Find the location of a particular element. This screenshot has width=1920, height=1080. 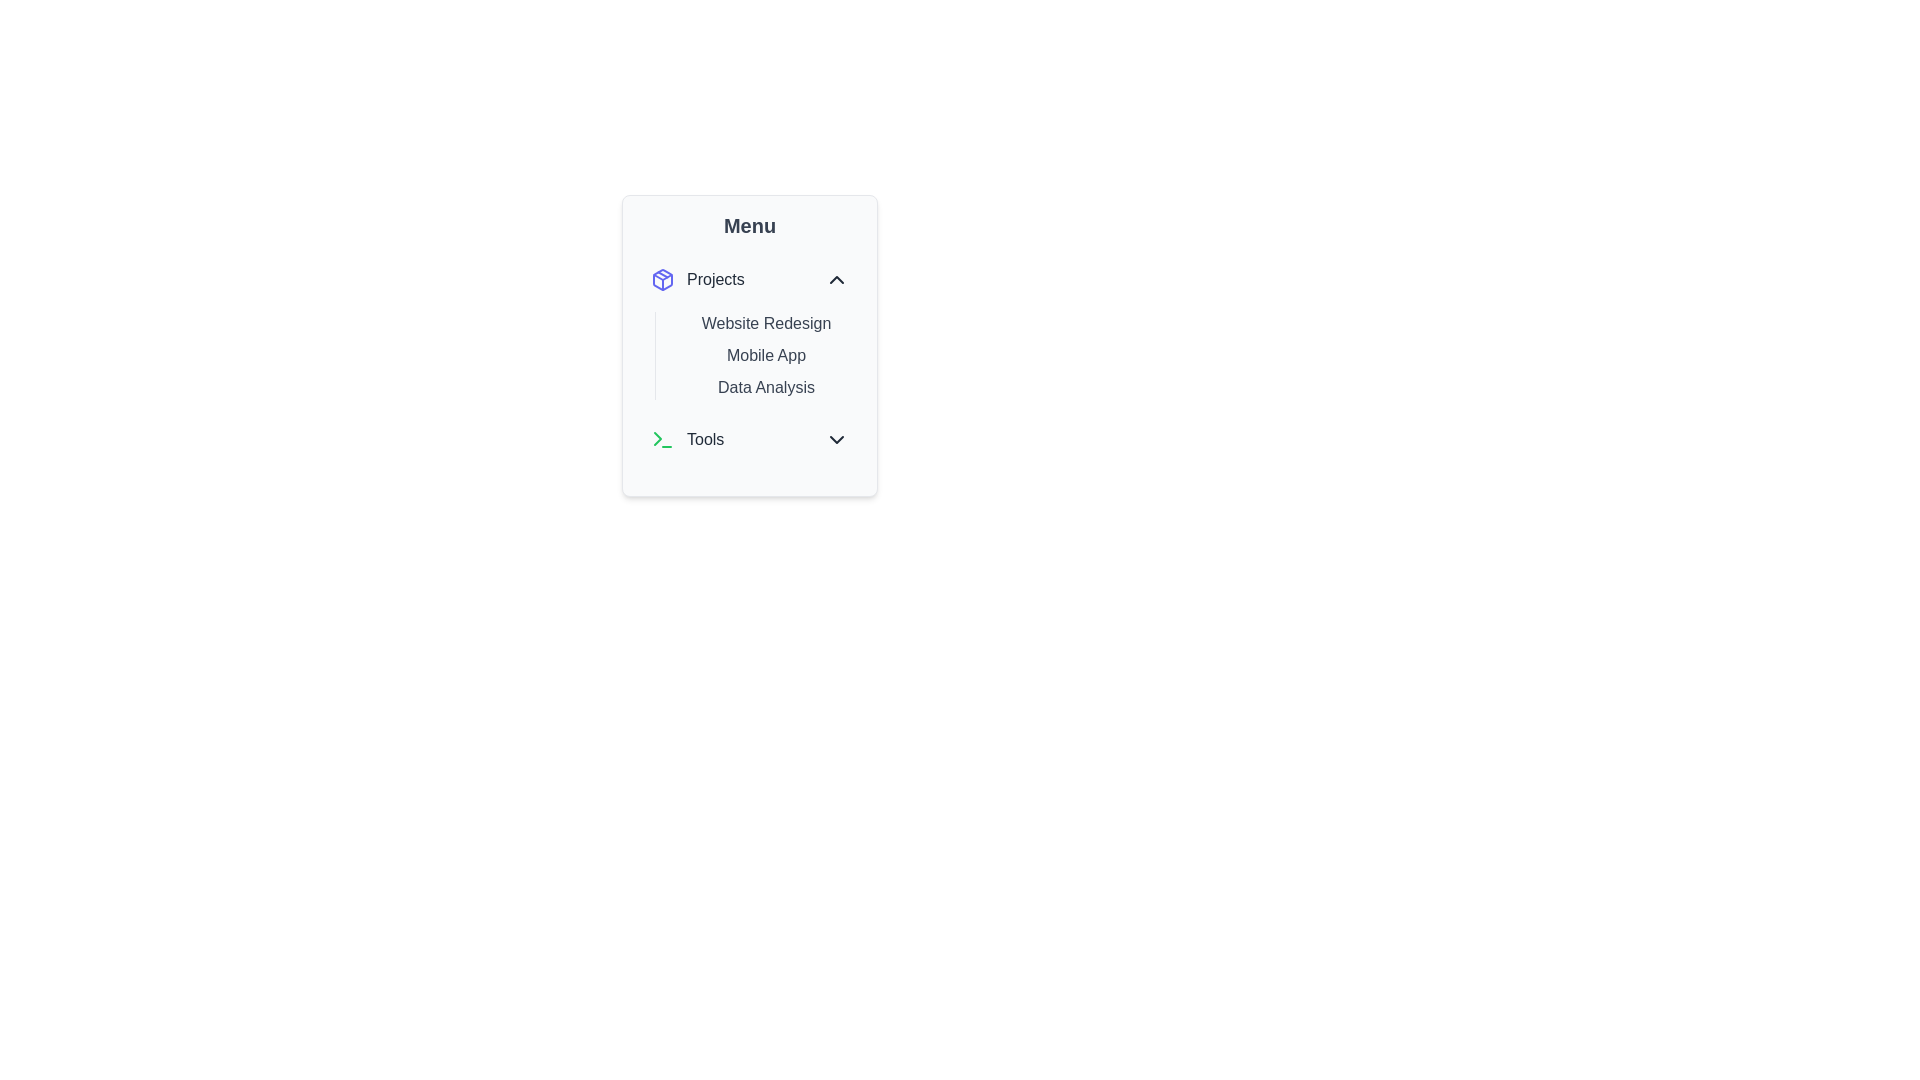

the 'Tools' menu item, which includes a dark font text and a green terminal prompt icon is located at coordinates (687, 438).